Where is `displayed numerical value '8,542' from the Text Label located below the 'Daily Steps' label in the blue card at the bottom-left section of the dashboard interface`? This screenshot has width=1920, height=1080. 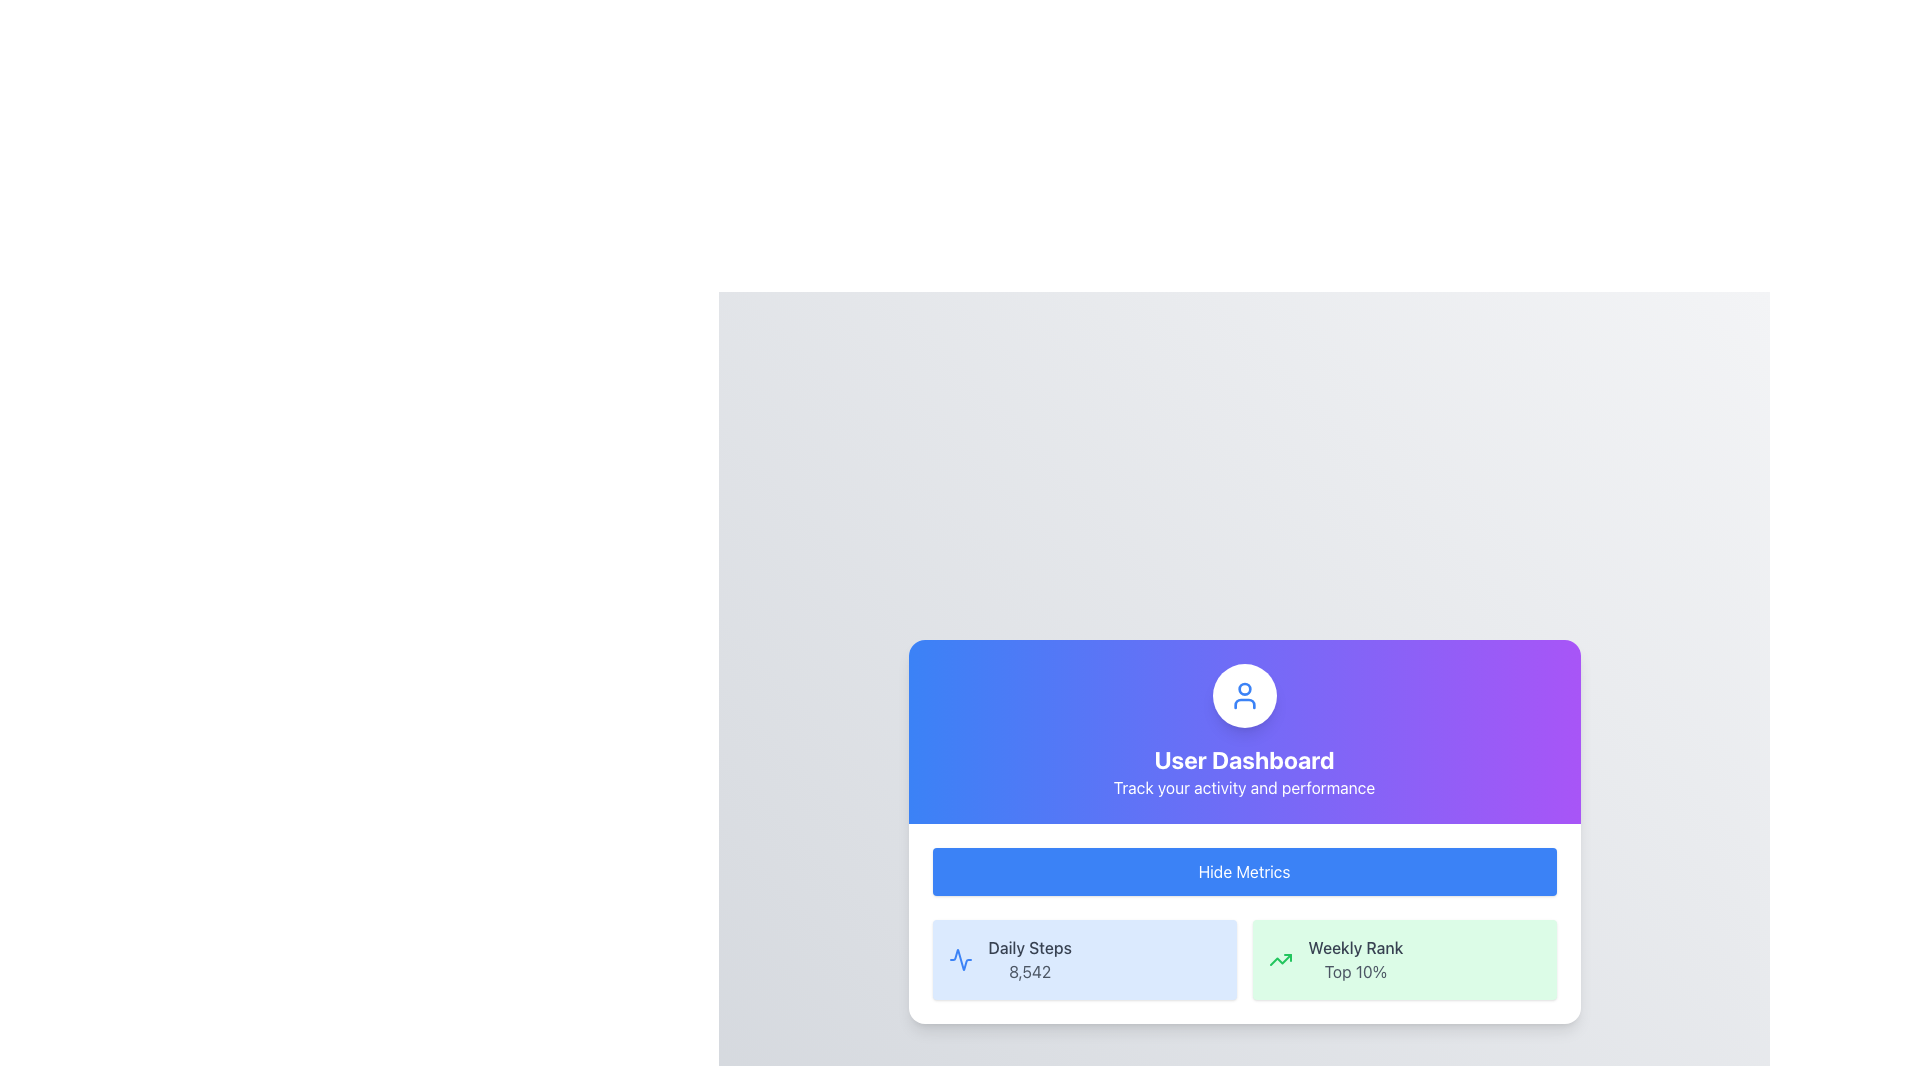
displayed numerical value '8,542' from the Text Label located below the 'Daily Steps' label in the blue card at the bottom-left section of the dashboard interface is located at coordinates (1030, 971).